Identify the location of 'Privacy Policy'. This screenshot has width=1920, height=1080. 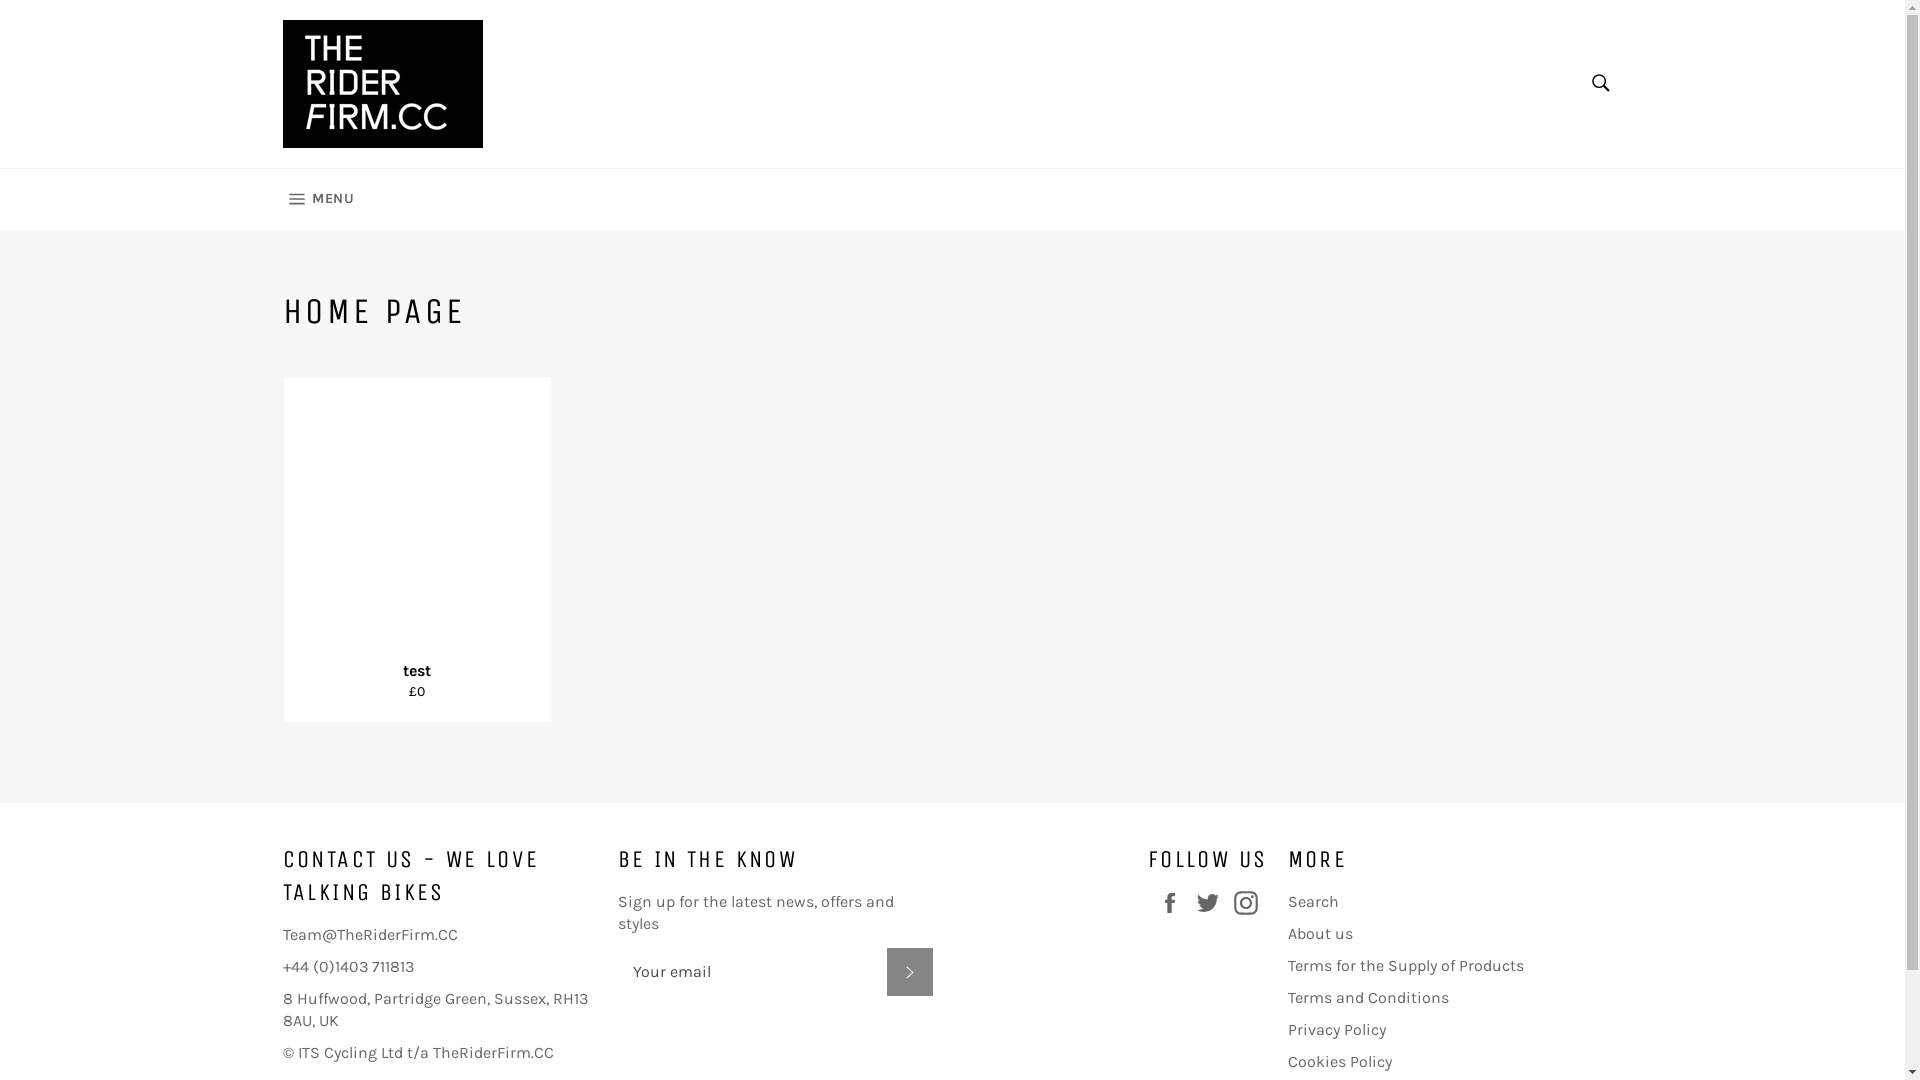
(1337, 1029).